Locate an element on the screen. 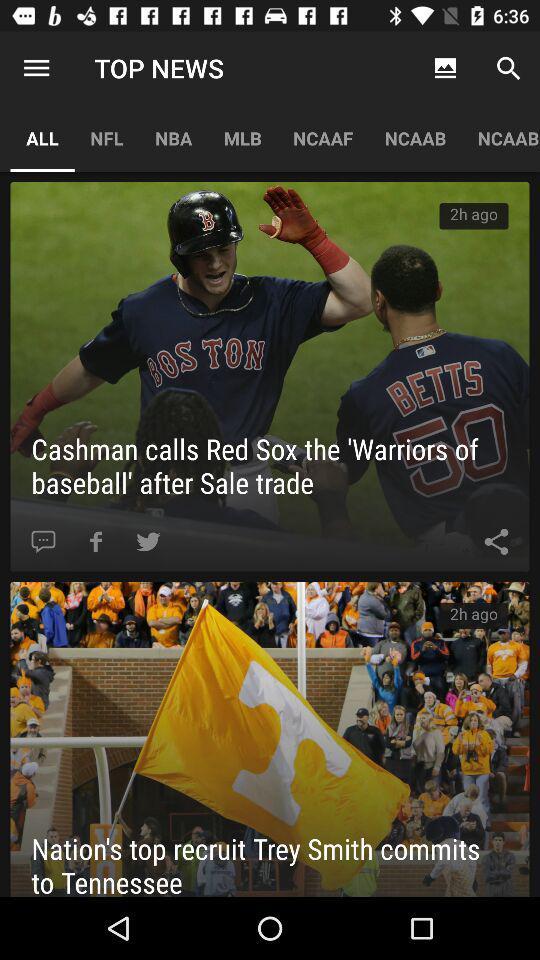  item next to nfl is located at coordinates (42, 137).